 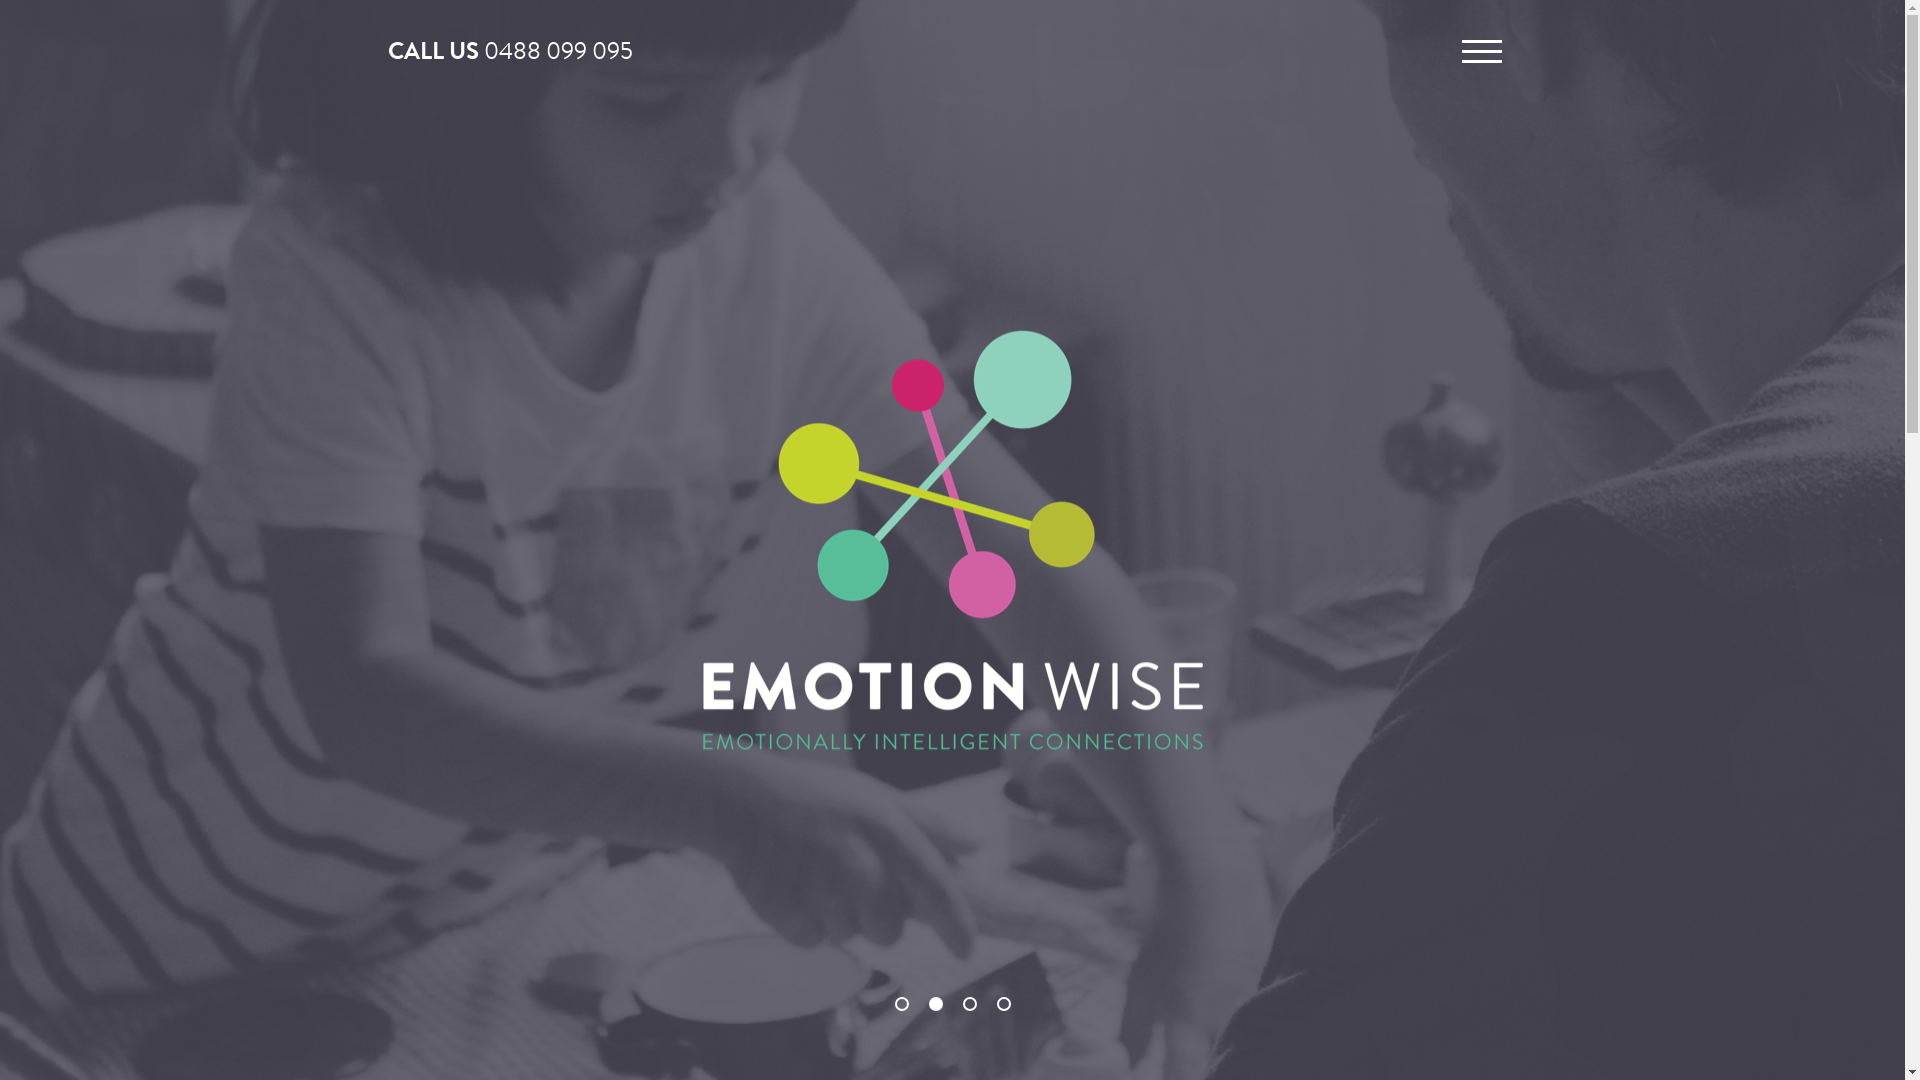 I want to click on 'Emotionally Intelligent Connections', so click(x=950, y=536).